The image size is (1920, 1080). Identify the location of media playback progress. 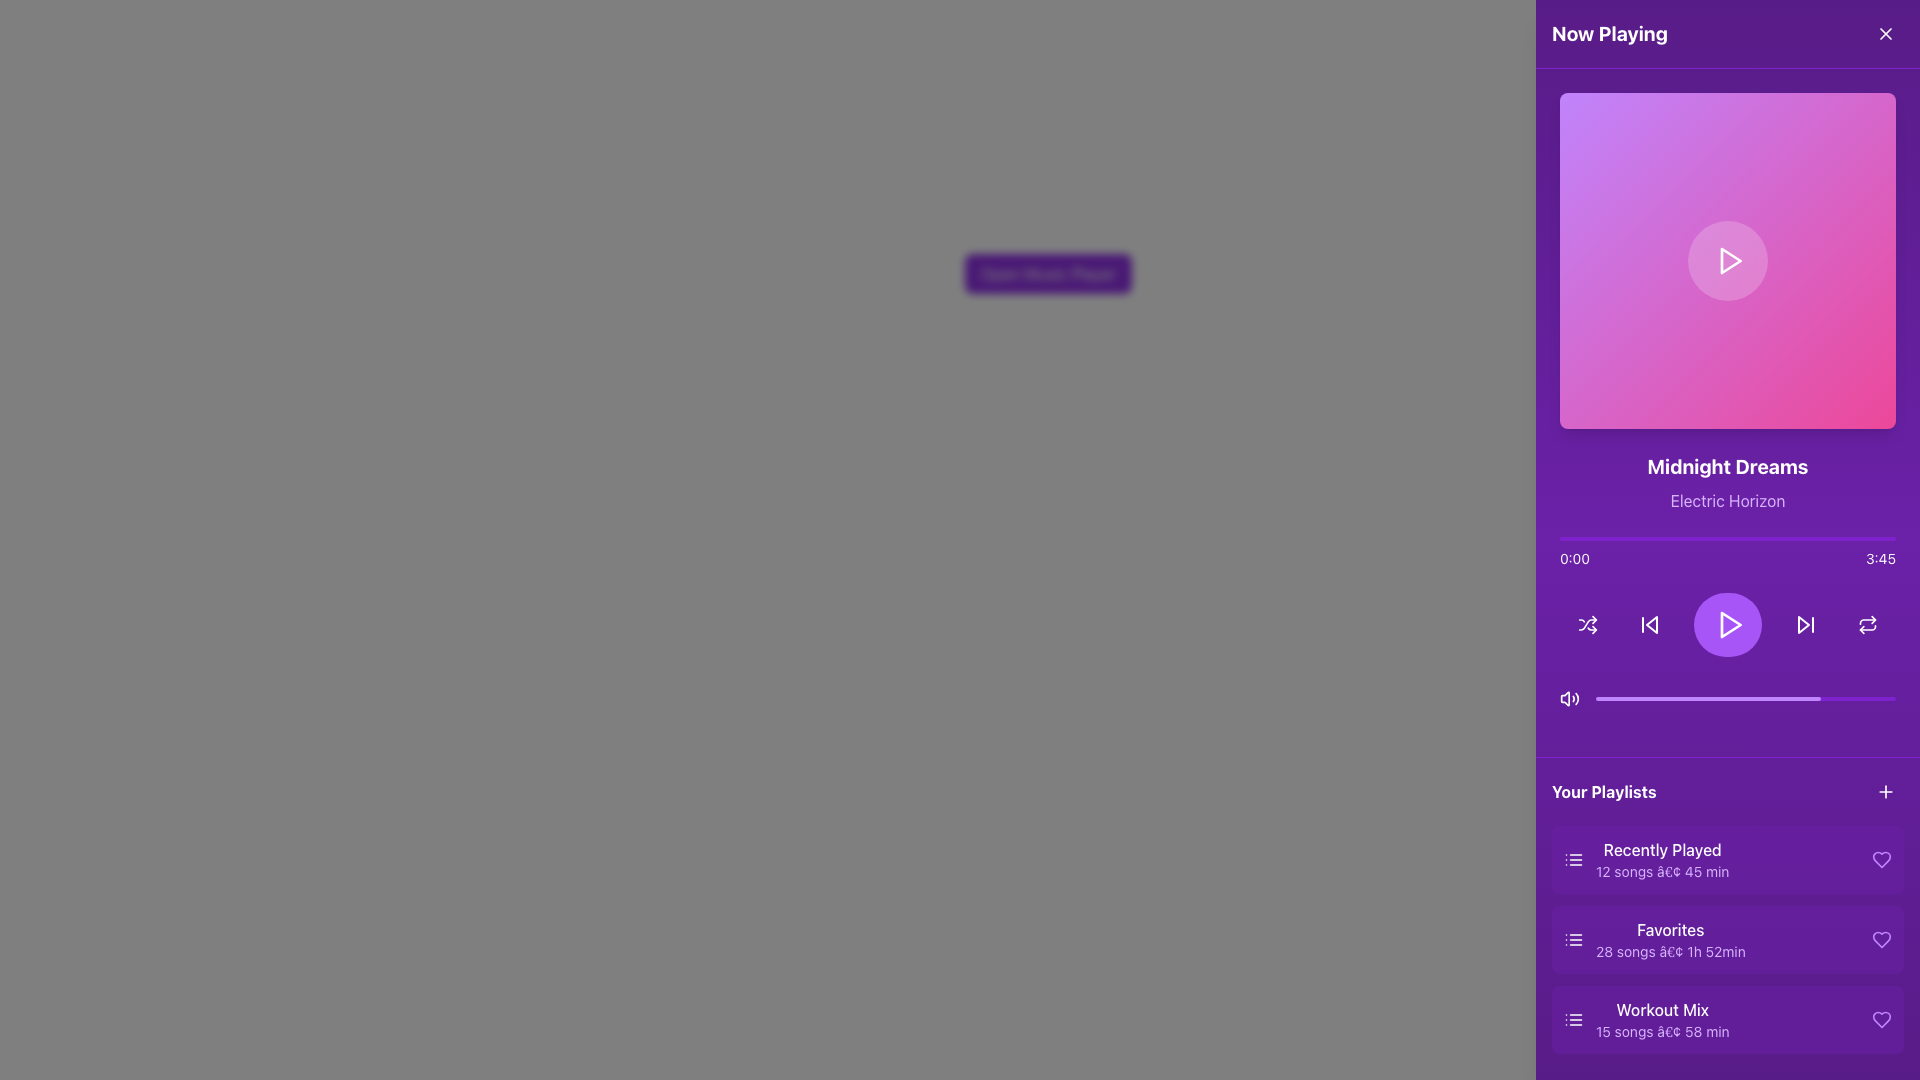
(1618, 697).